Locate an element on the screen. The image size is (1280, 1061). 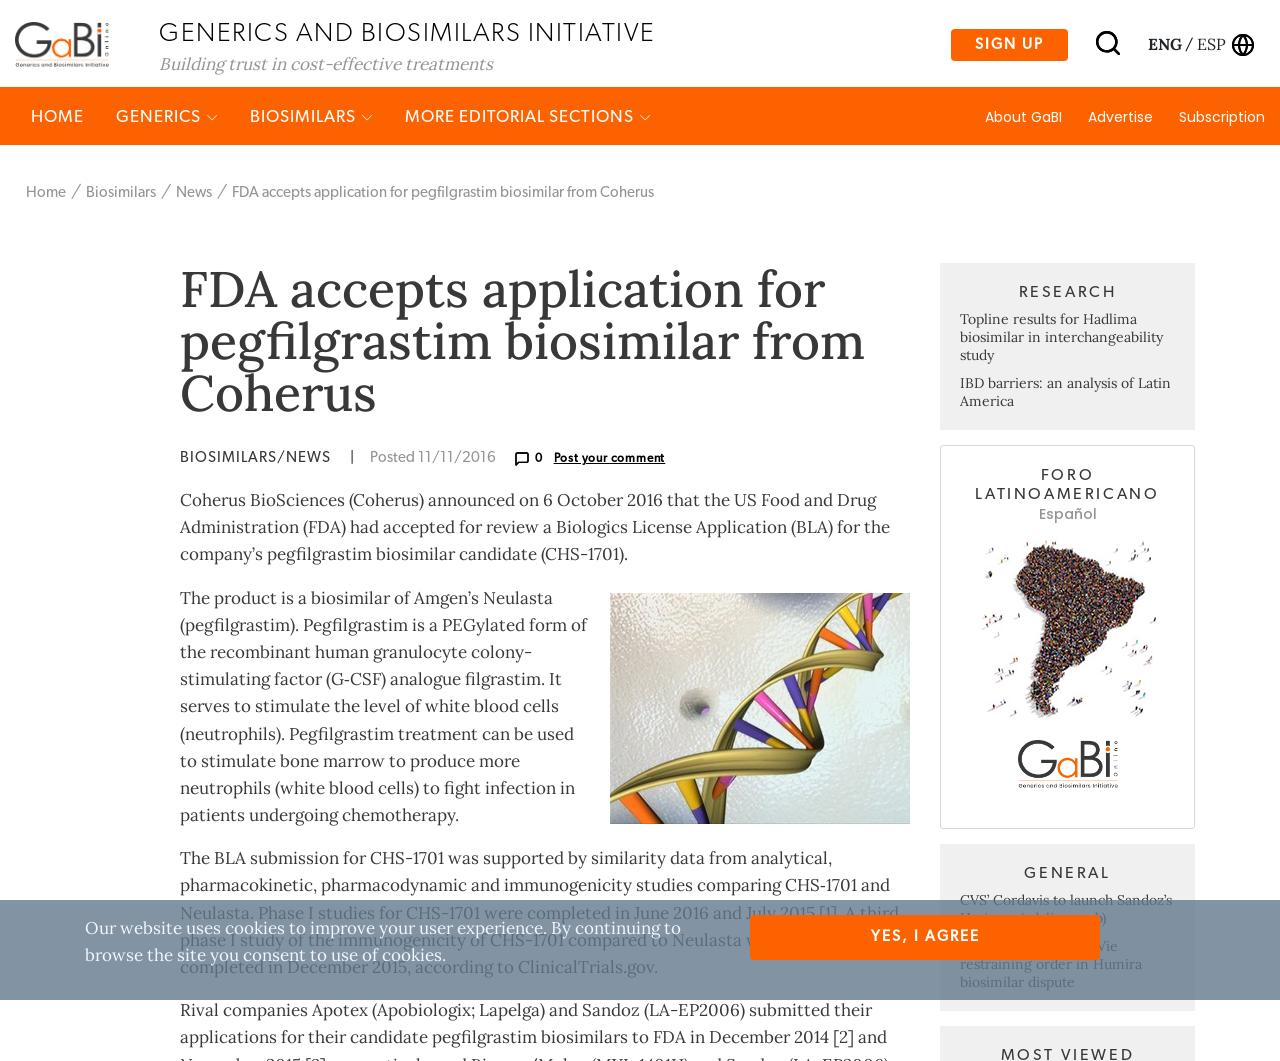
'General' is located at coordinates (1066, 949).